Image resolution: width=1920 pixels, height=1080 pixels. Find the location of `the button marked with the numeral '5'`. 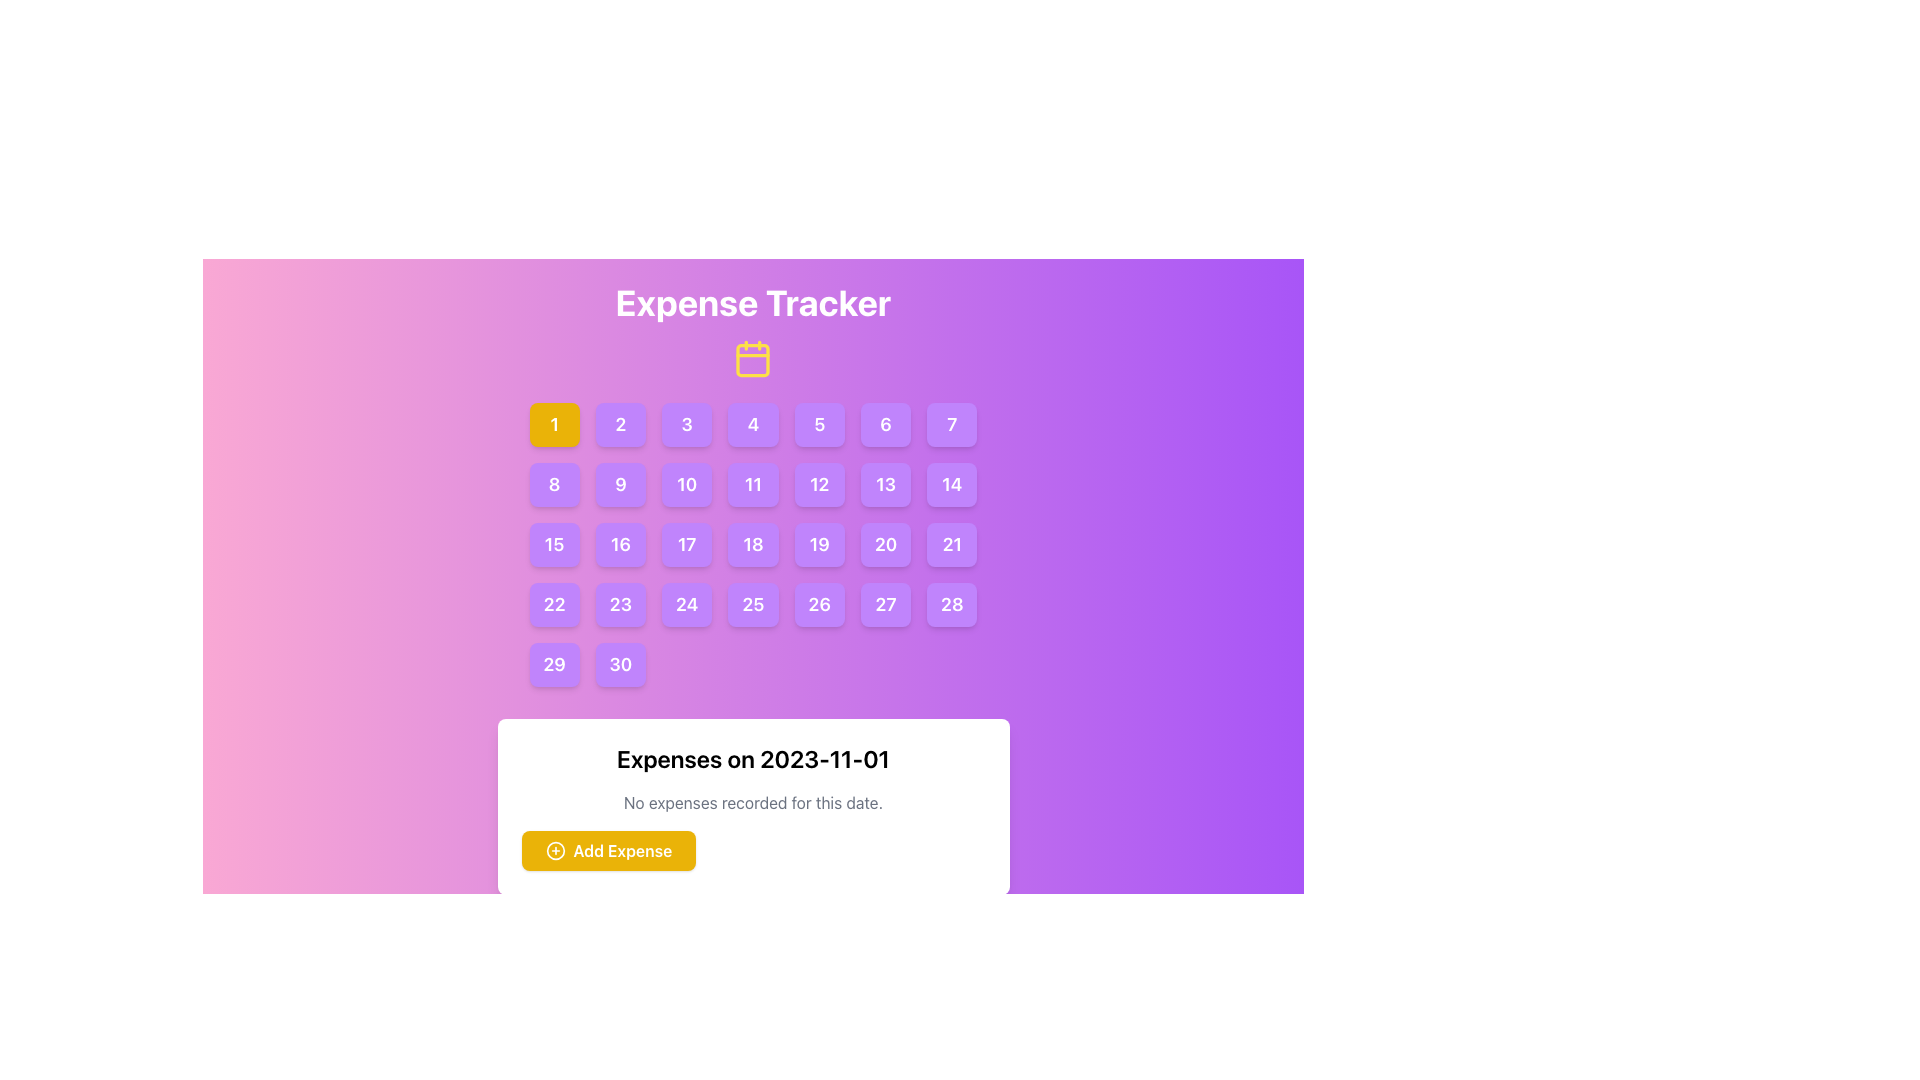

the button marked with the numeral '5' is located at coordinates (819, 423).